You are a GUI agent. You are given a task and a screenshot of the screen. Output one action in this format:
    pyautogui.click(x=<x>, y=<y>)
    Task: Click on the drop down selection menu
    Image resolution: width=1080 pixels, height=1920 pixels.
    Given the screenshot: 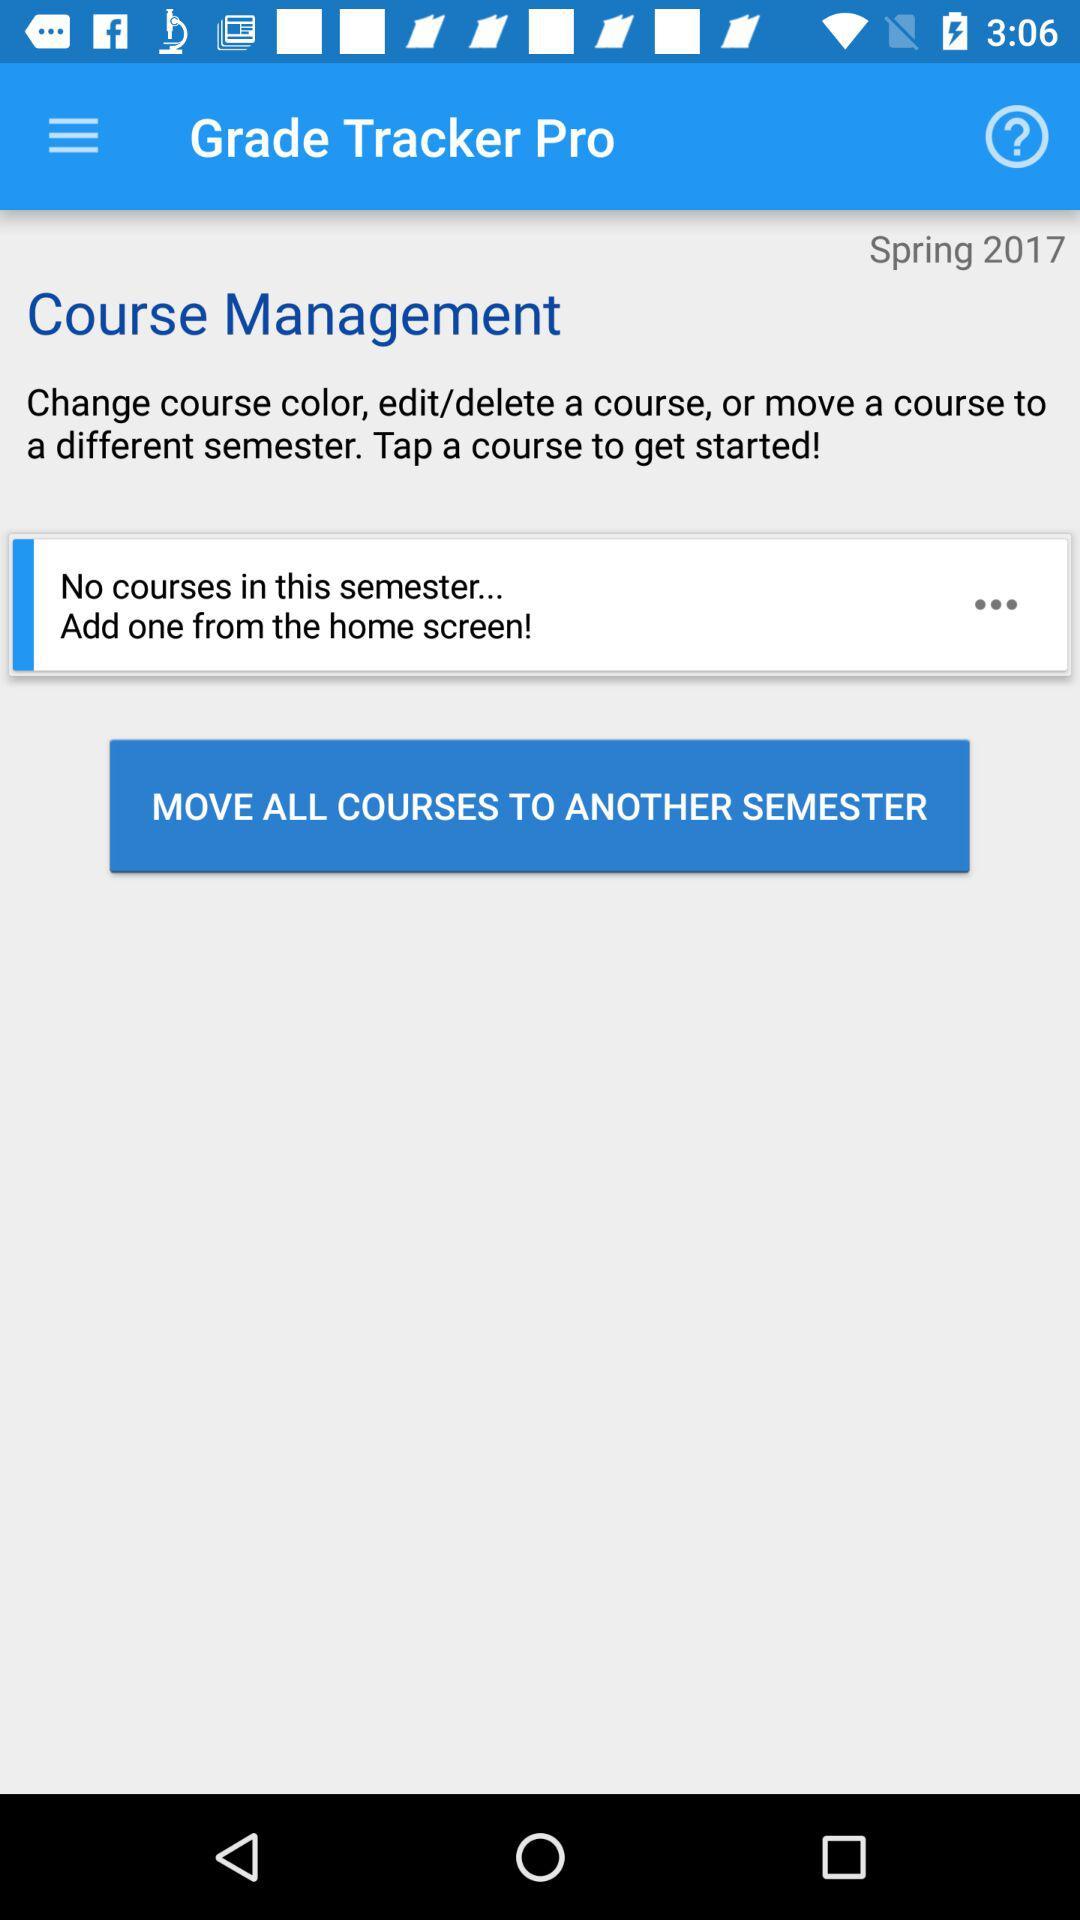 What is the action you would take?
    pyautogui.click(x=72, y=135)
    